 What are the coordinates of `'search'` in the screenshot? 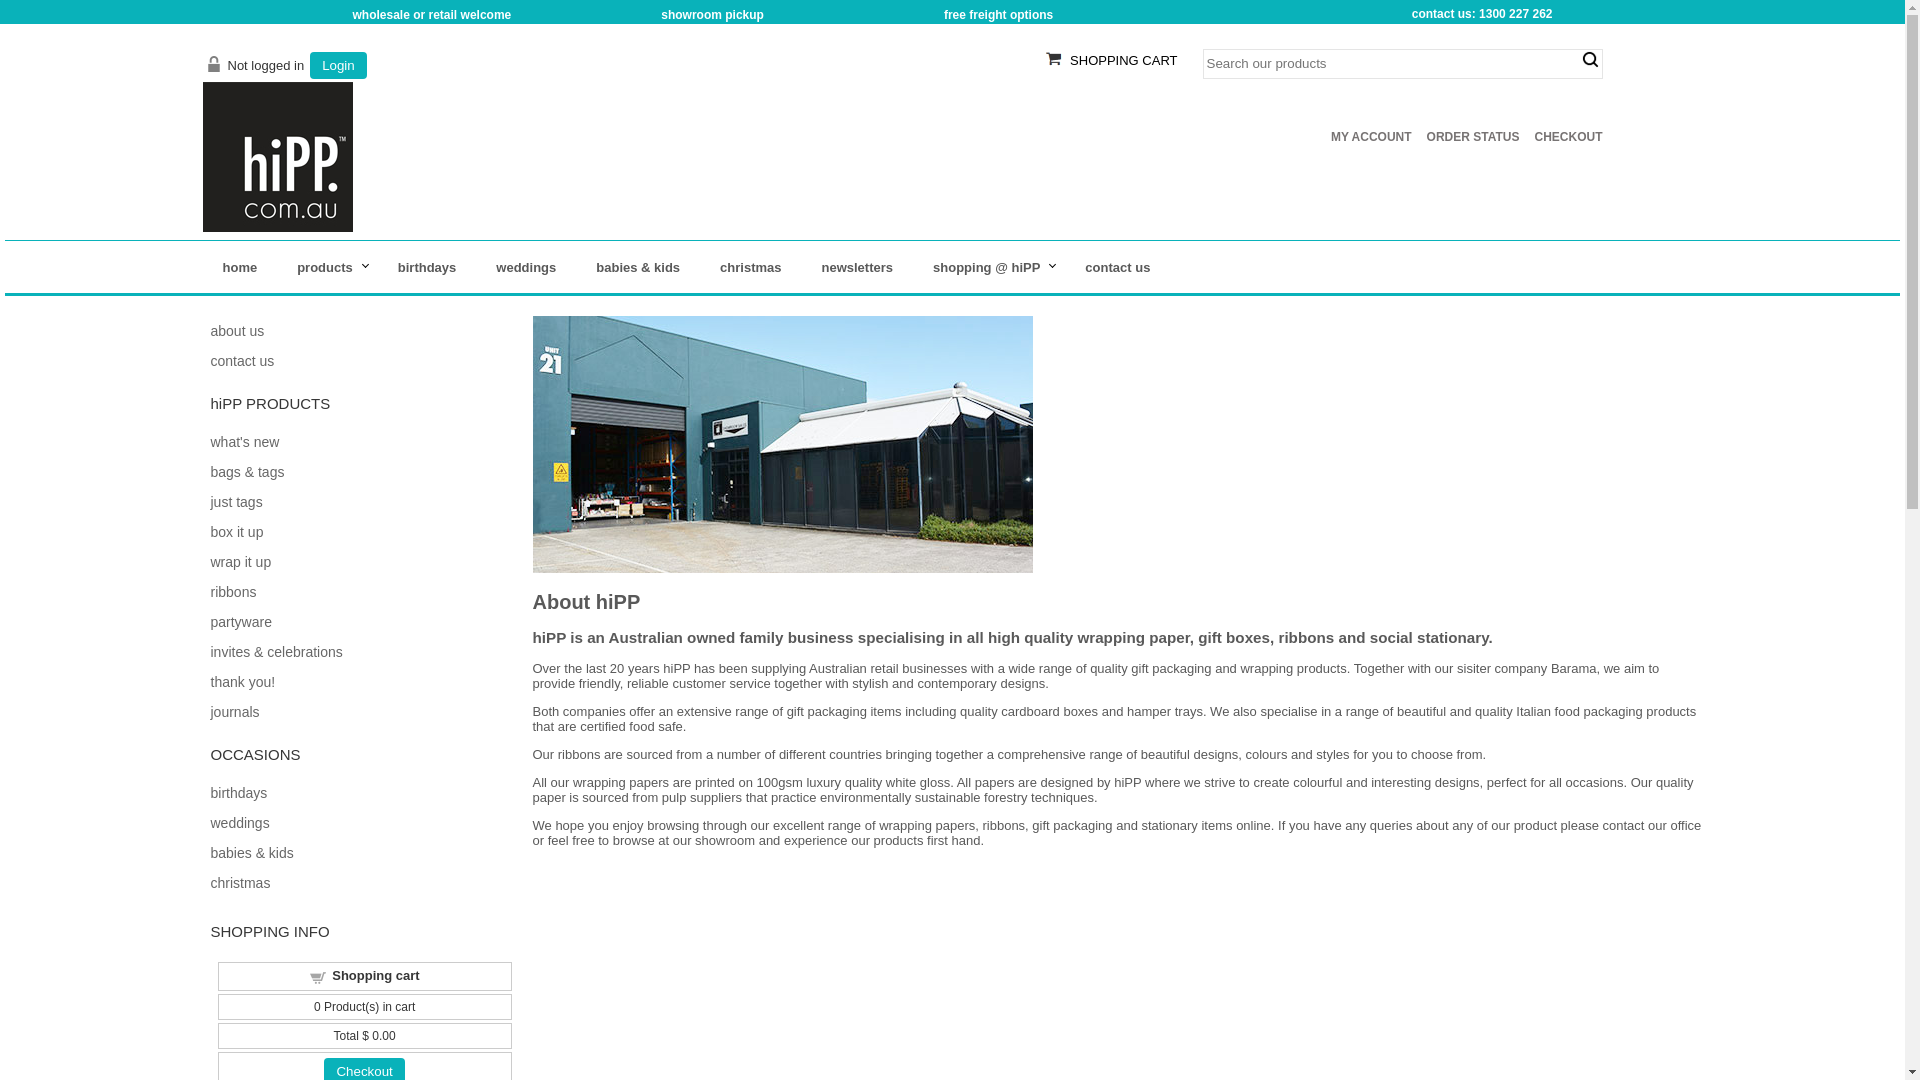 It's located at (1589, 59).